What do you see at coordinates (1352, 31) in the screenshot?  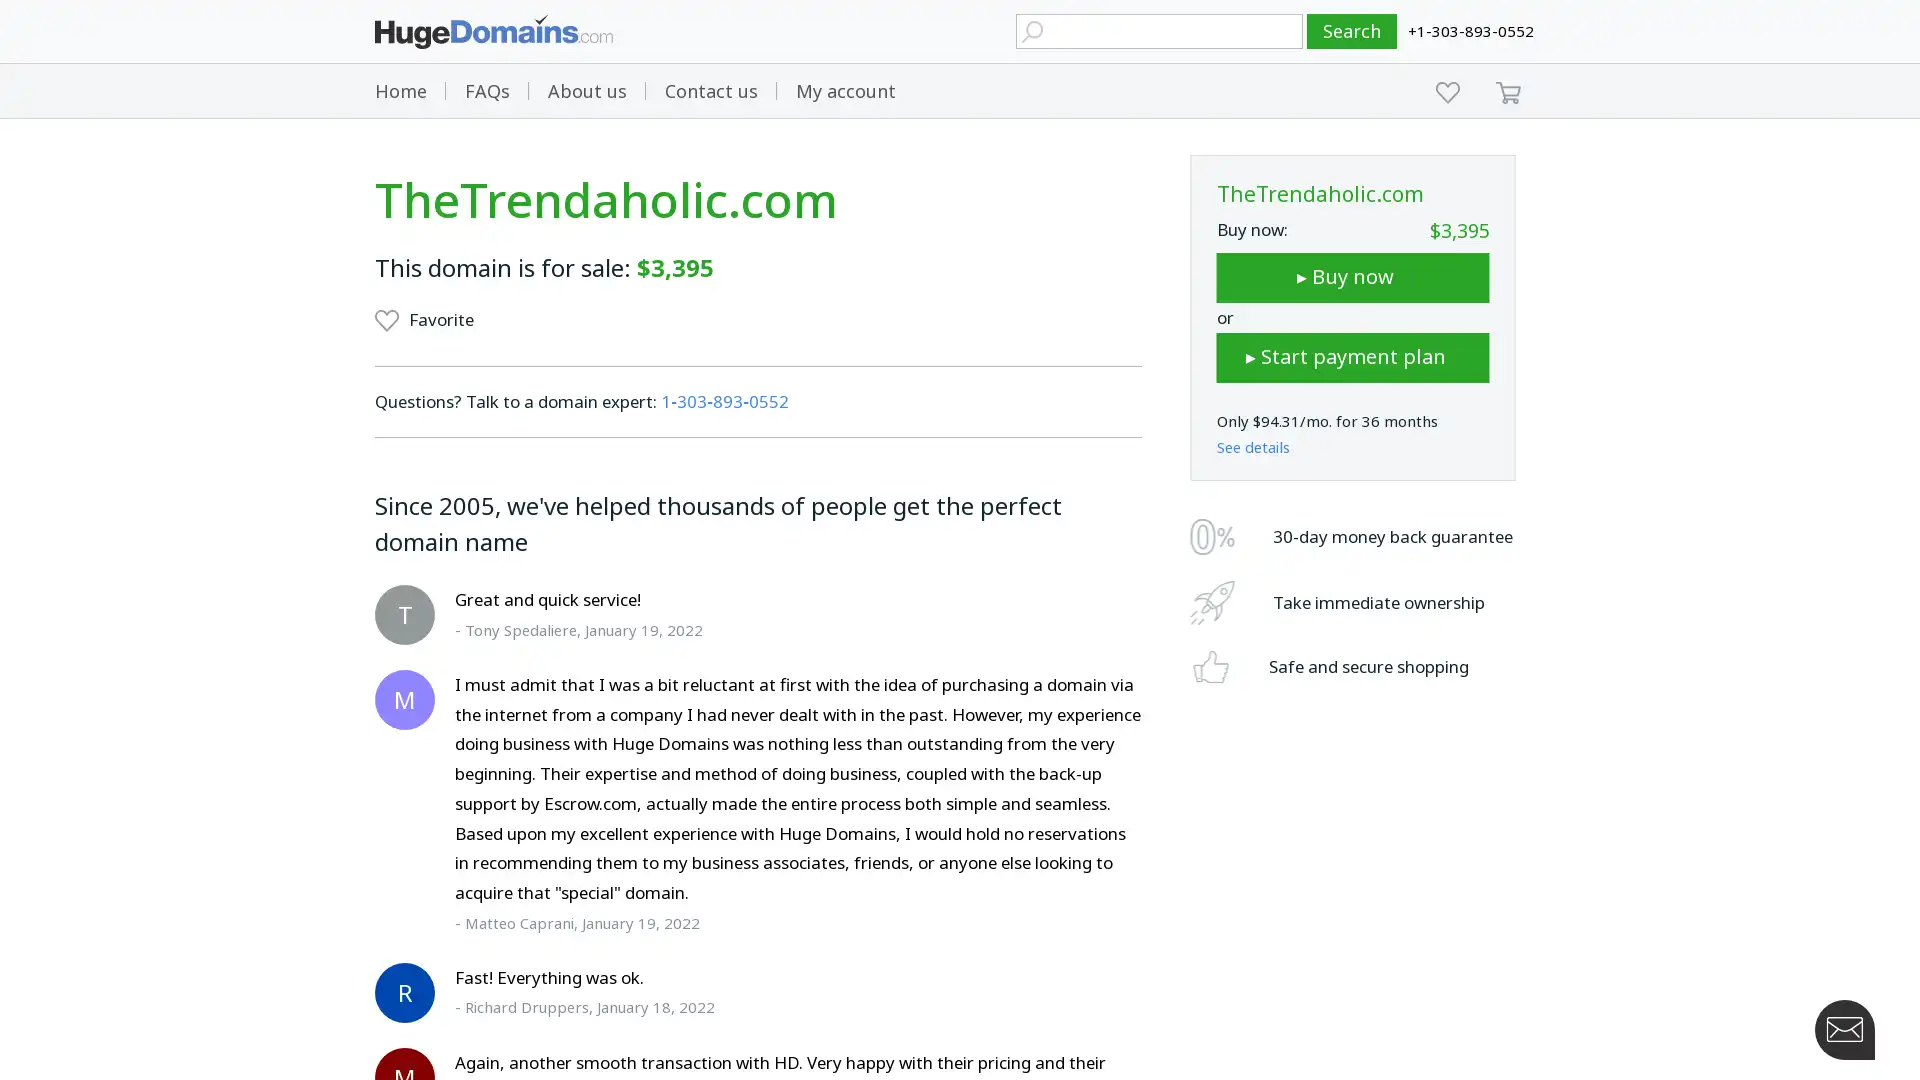 I see `Search` at bounding box center [1352, 31].